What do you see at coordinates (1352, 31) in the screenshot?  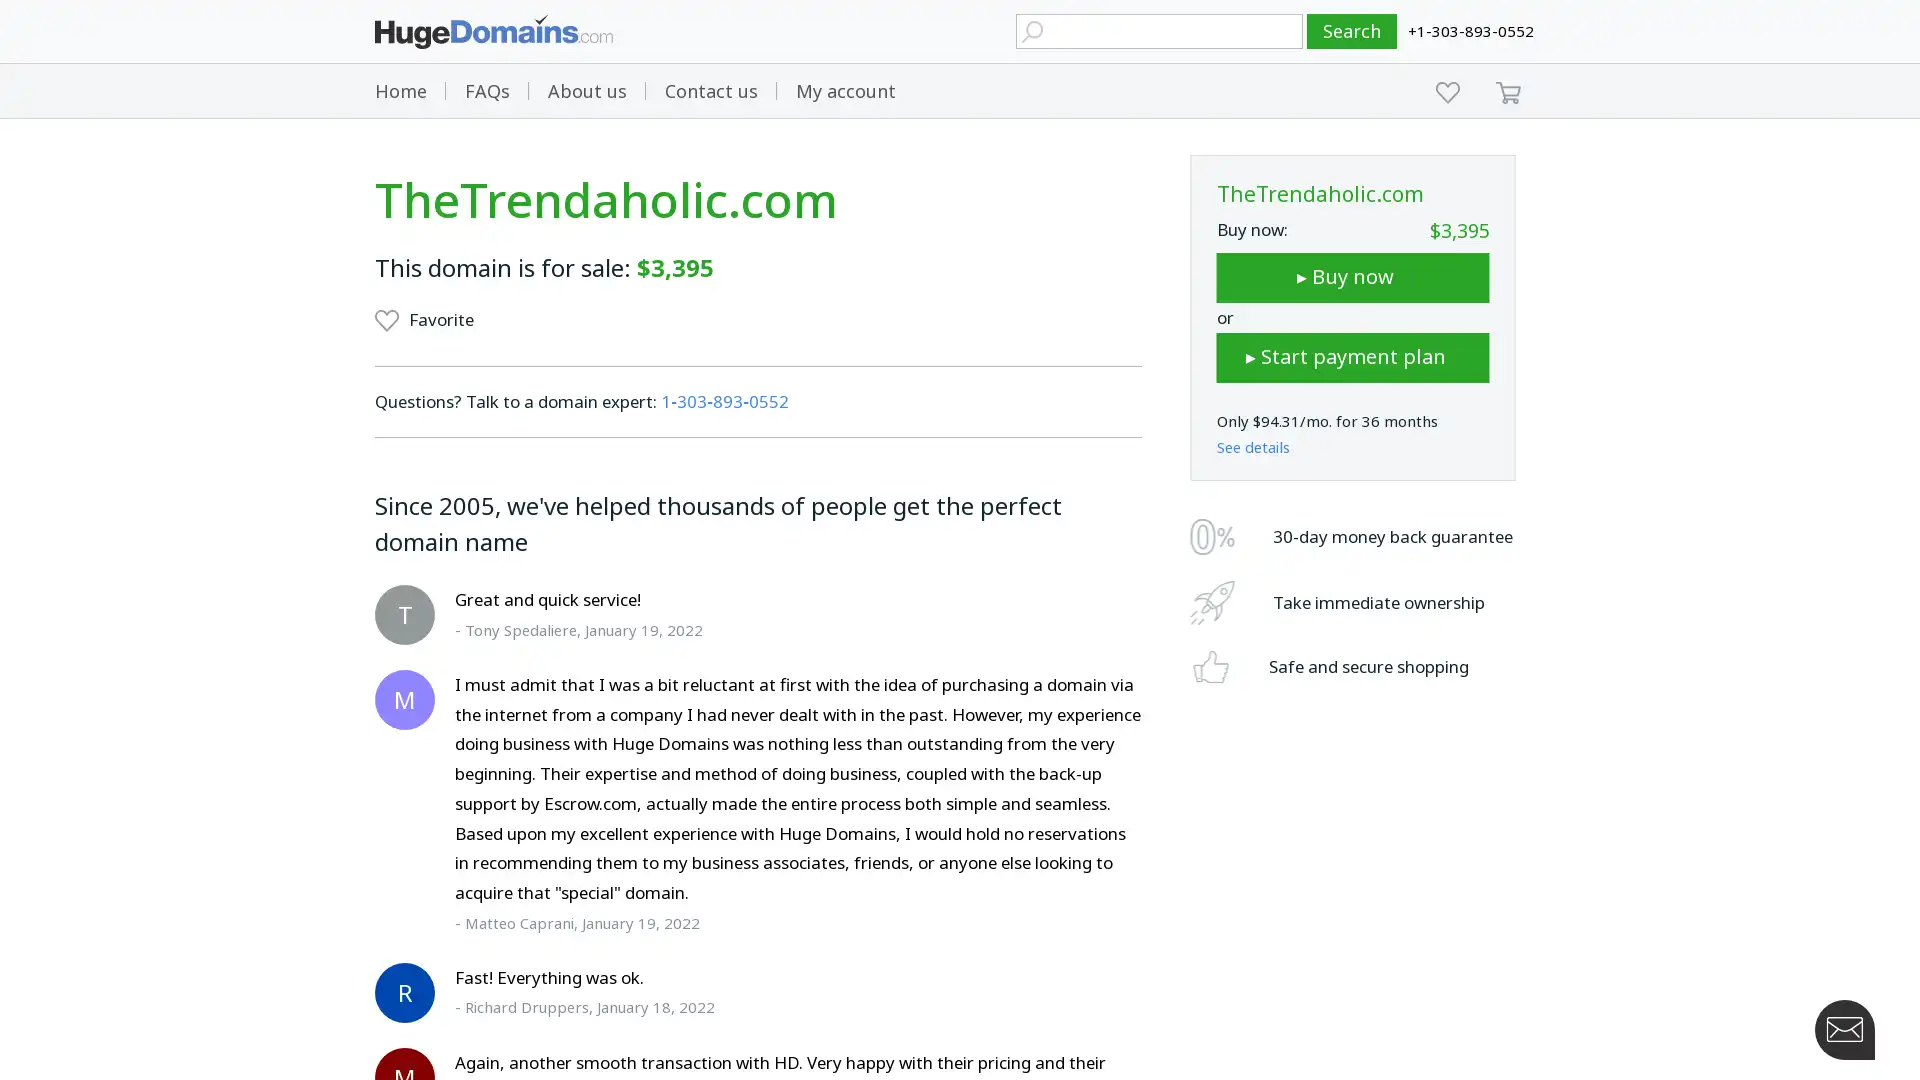 I see `Search` at bounding box center [1352, 31].